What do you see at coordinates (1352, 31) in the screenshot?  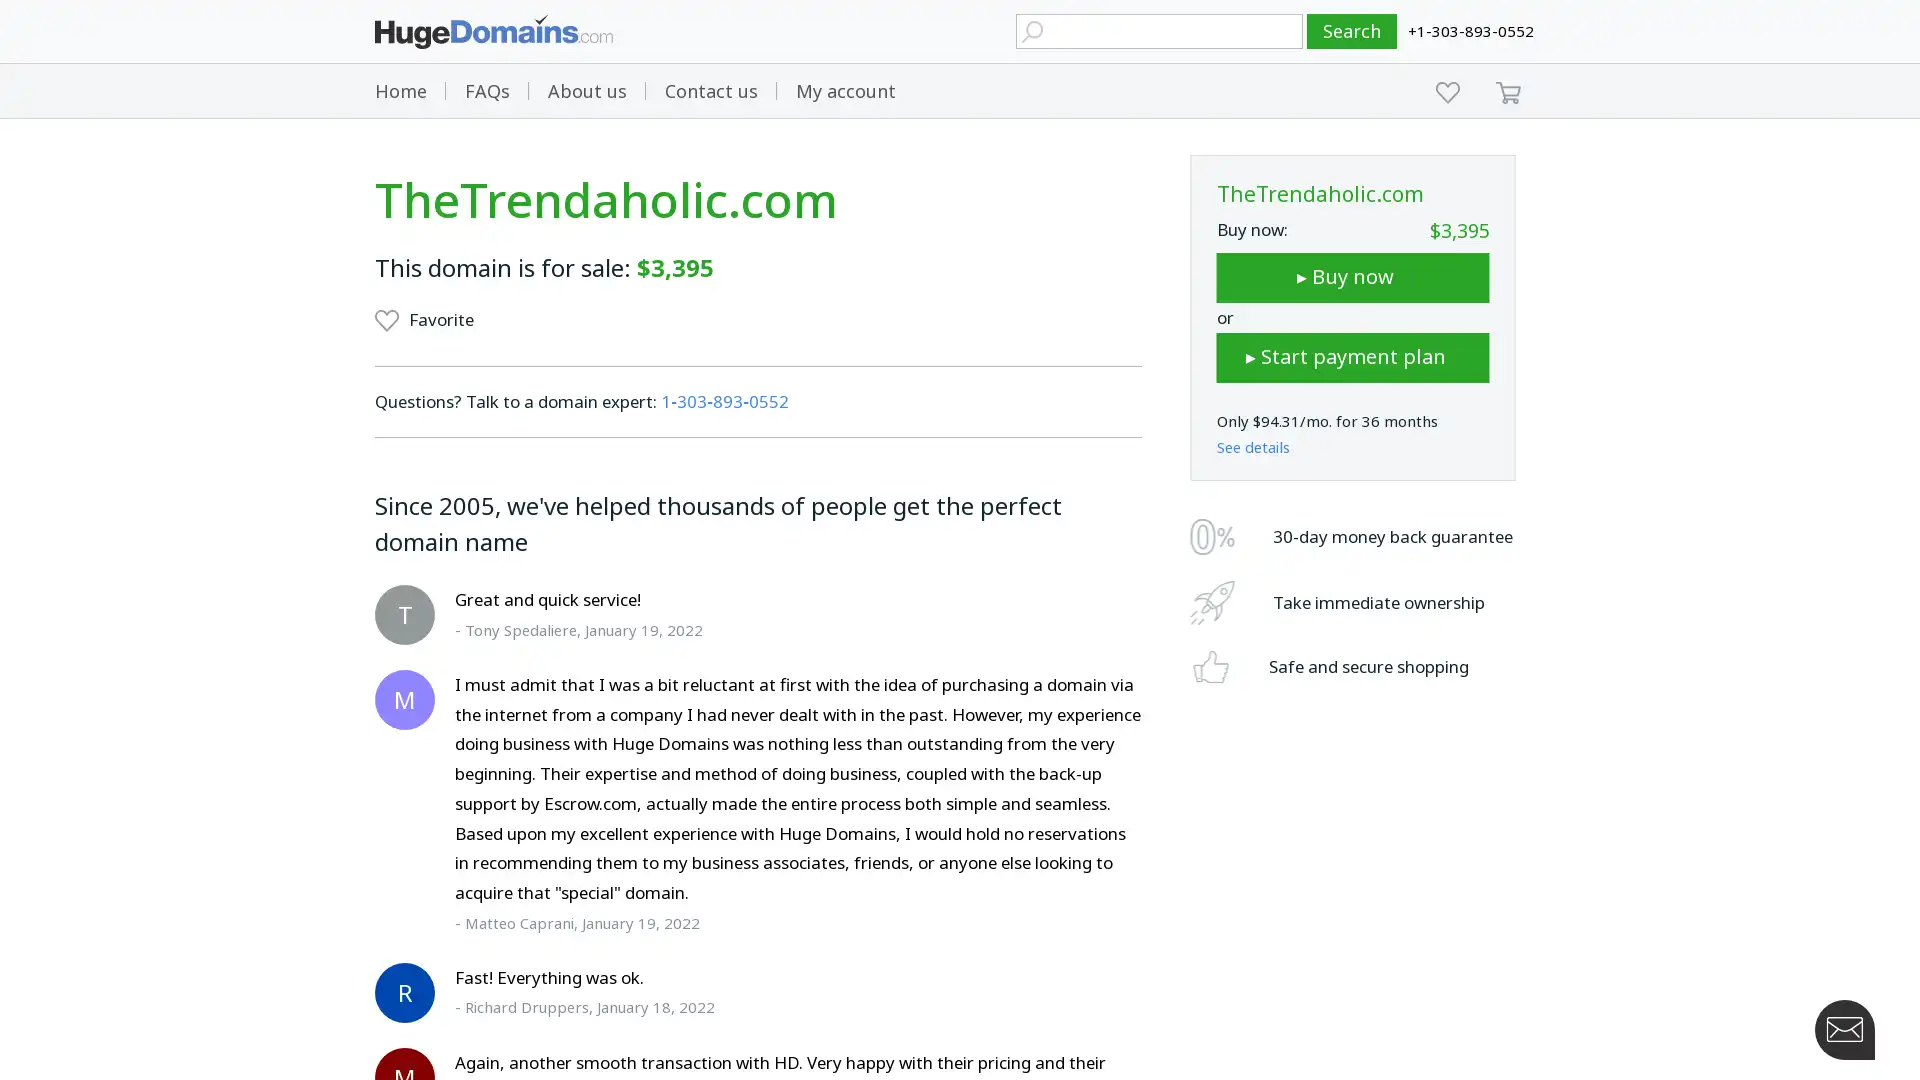 I see `Search` at bounding box center [1352, 31].